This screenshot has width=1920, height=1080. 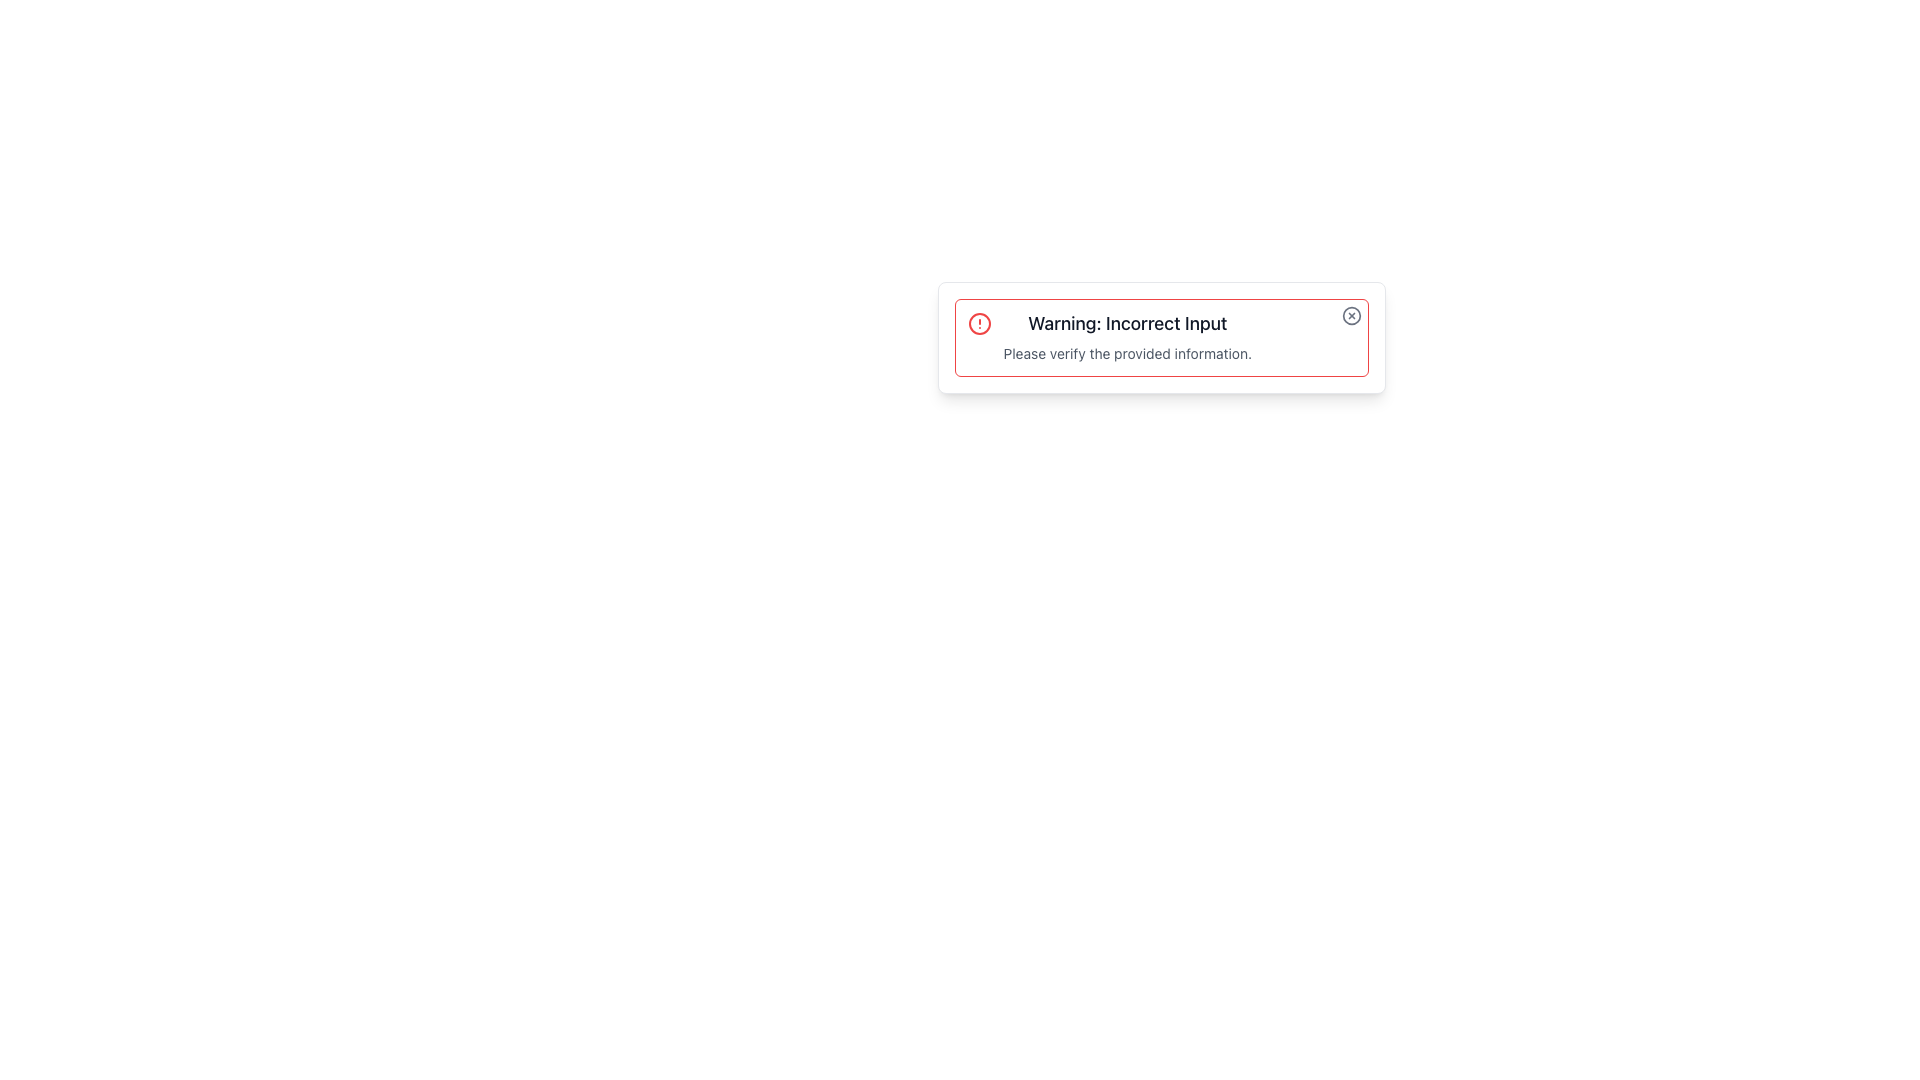 What do you see at coordinates (1161, 337) in the screenshot?
I see `the Notification Alert with Dismiss Option that has a warning icon and bold text saying 'Warning: Incorrect Input'` at bounding box center [1161, 337].